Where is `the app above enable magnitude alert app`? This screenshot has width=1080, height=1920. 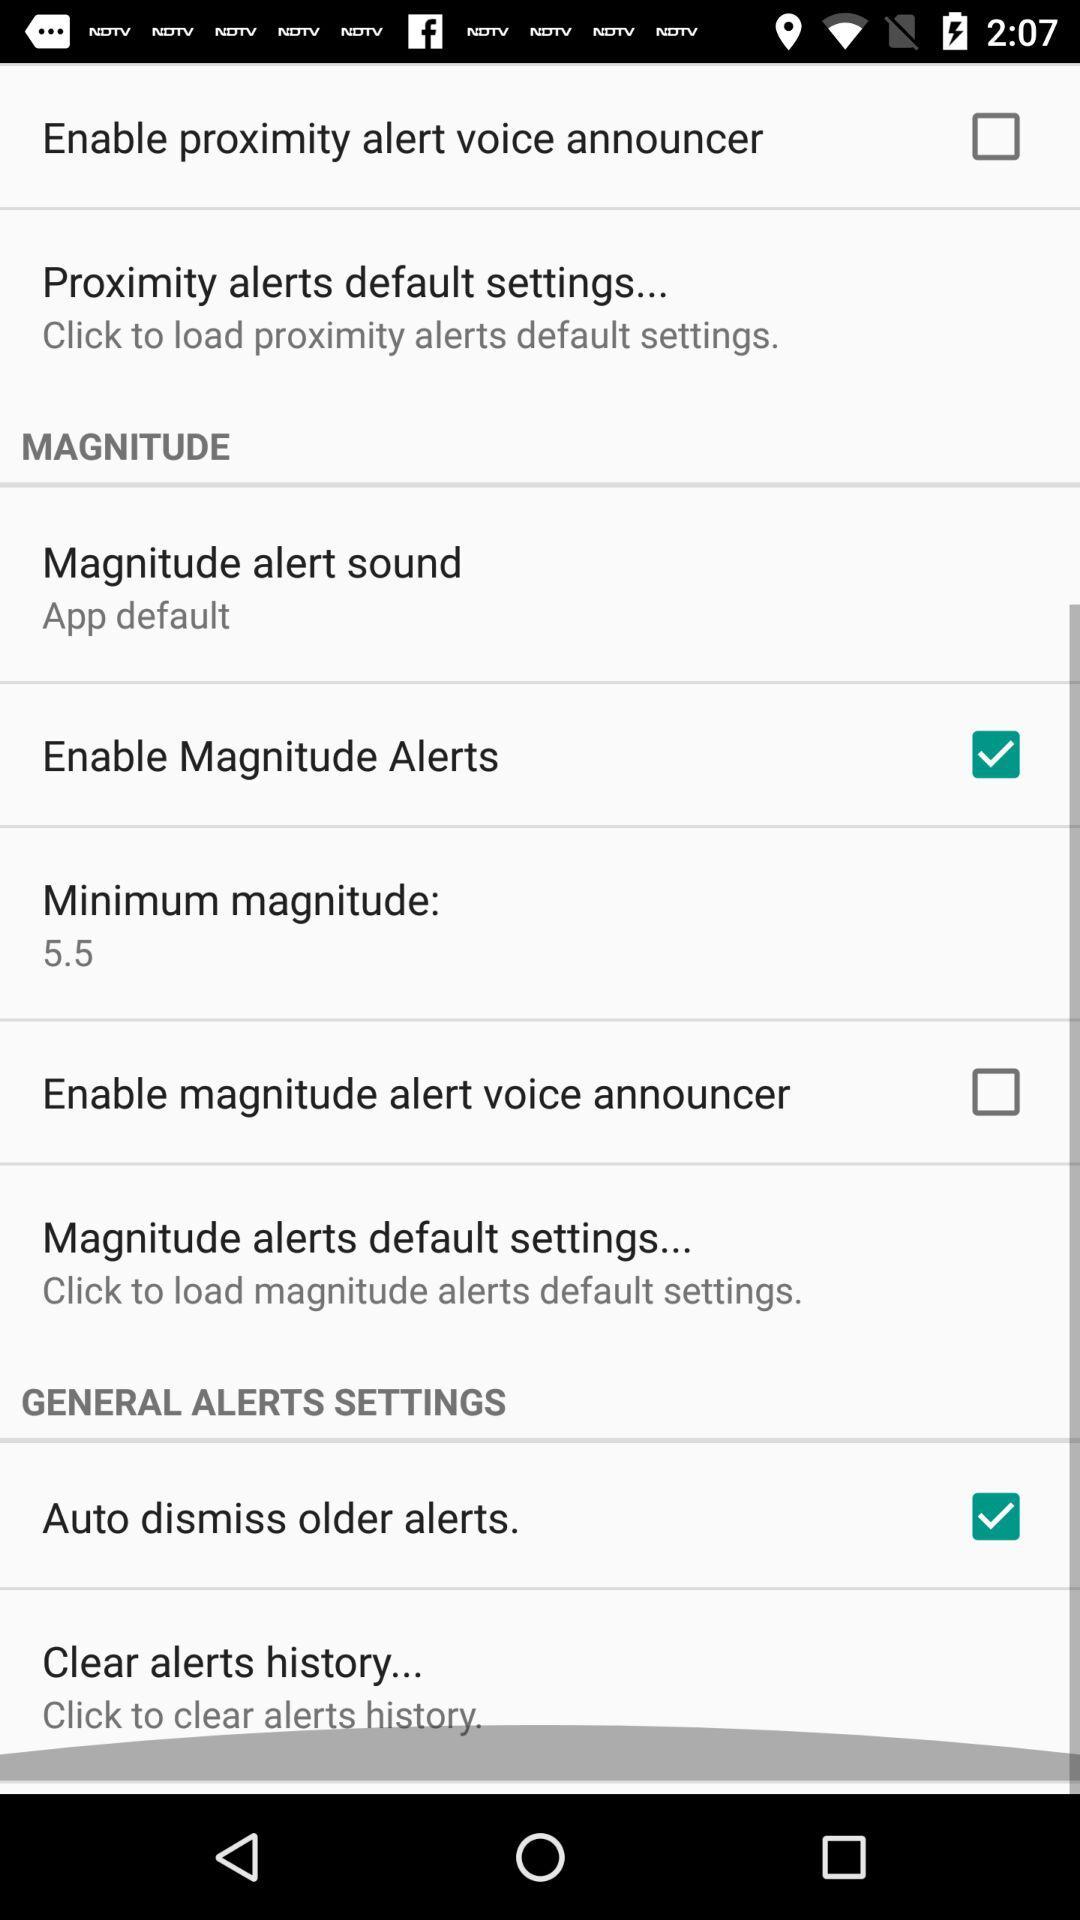 the app above enable magnitude alert app is located at coordinates (66, 965).